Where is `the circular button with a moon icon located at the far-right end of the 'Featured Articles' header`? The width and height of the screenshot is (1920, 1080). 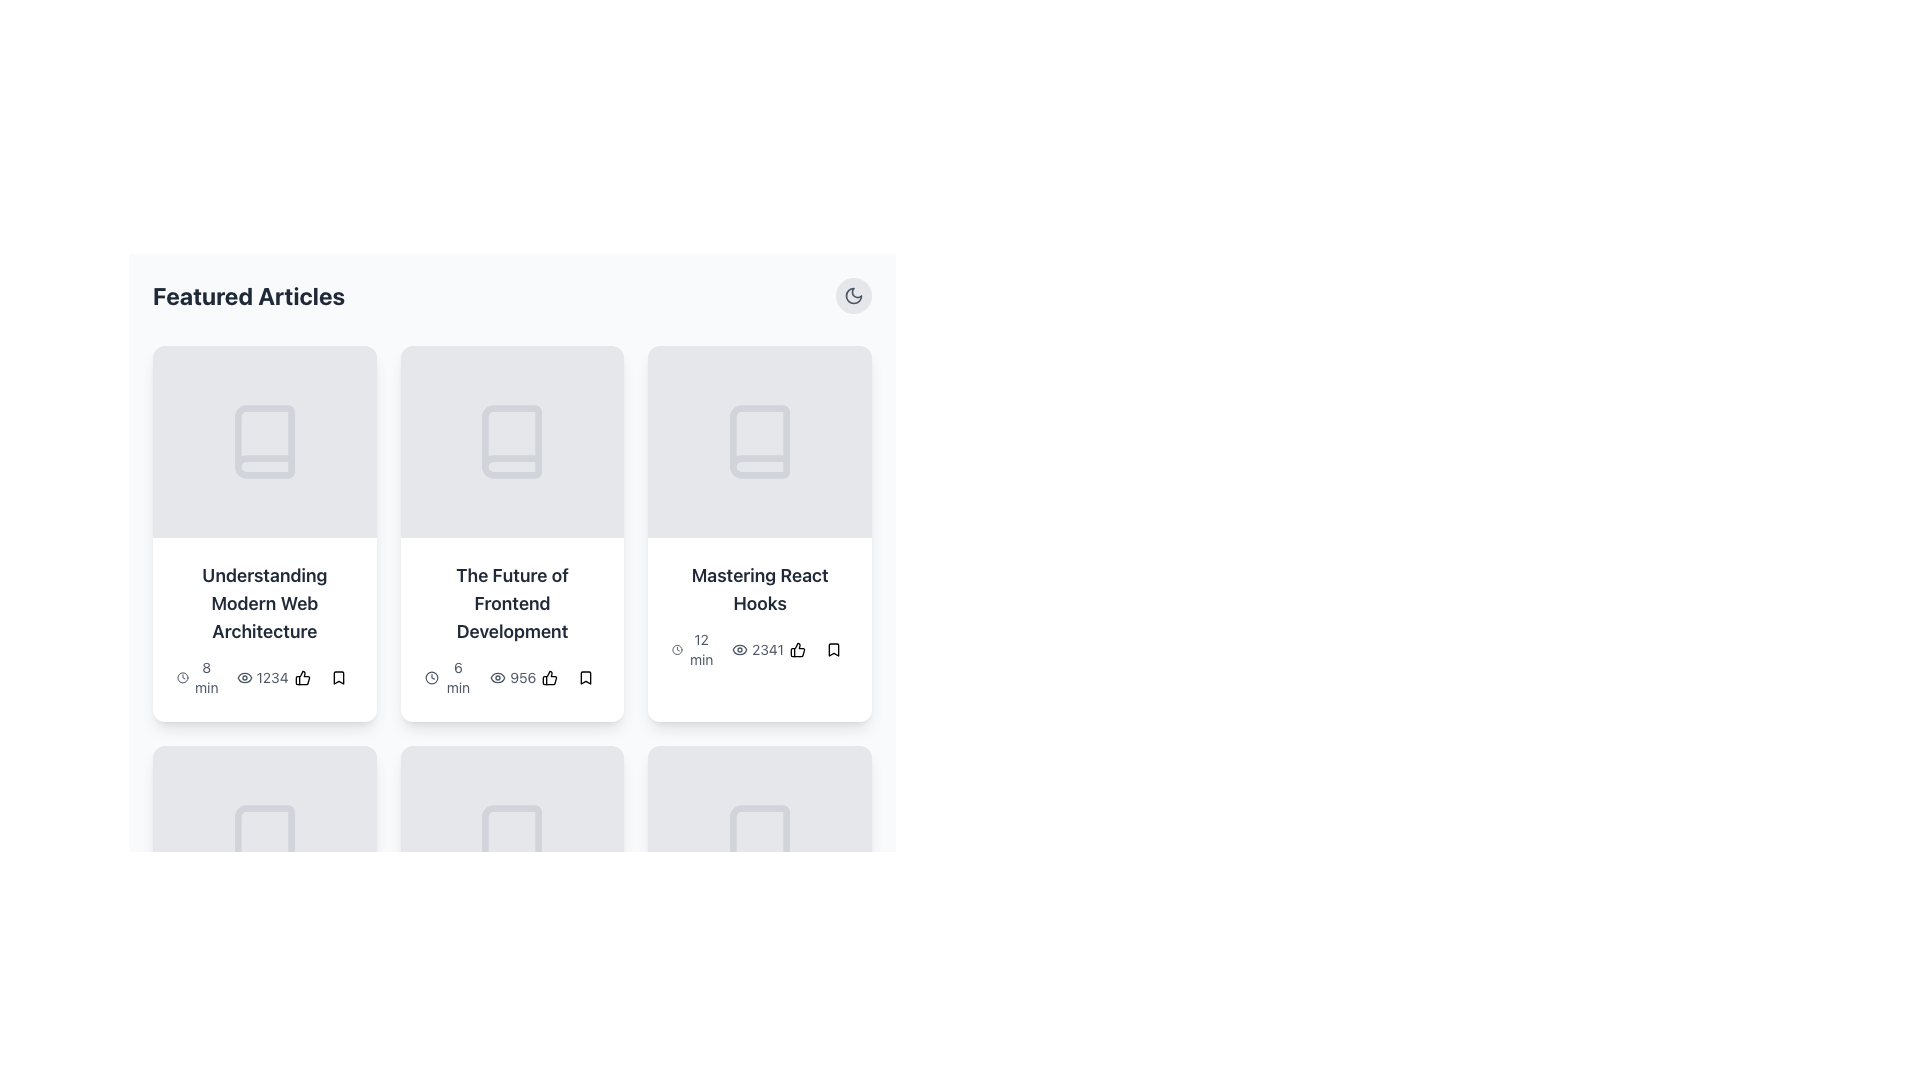 the circular button with a moon icon located at the far-right end of the 'Featured Articles' header is located at coordinates (854, 296).